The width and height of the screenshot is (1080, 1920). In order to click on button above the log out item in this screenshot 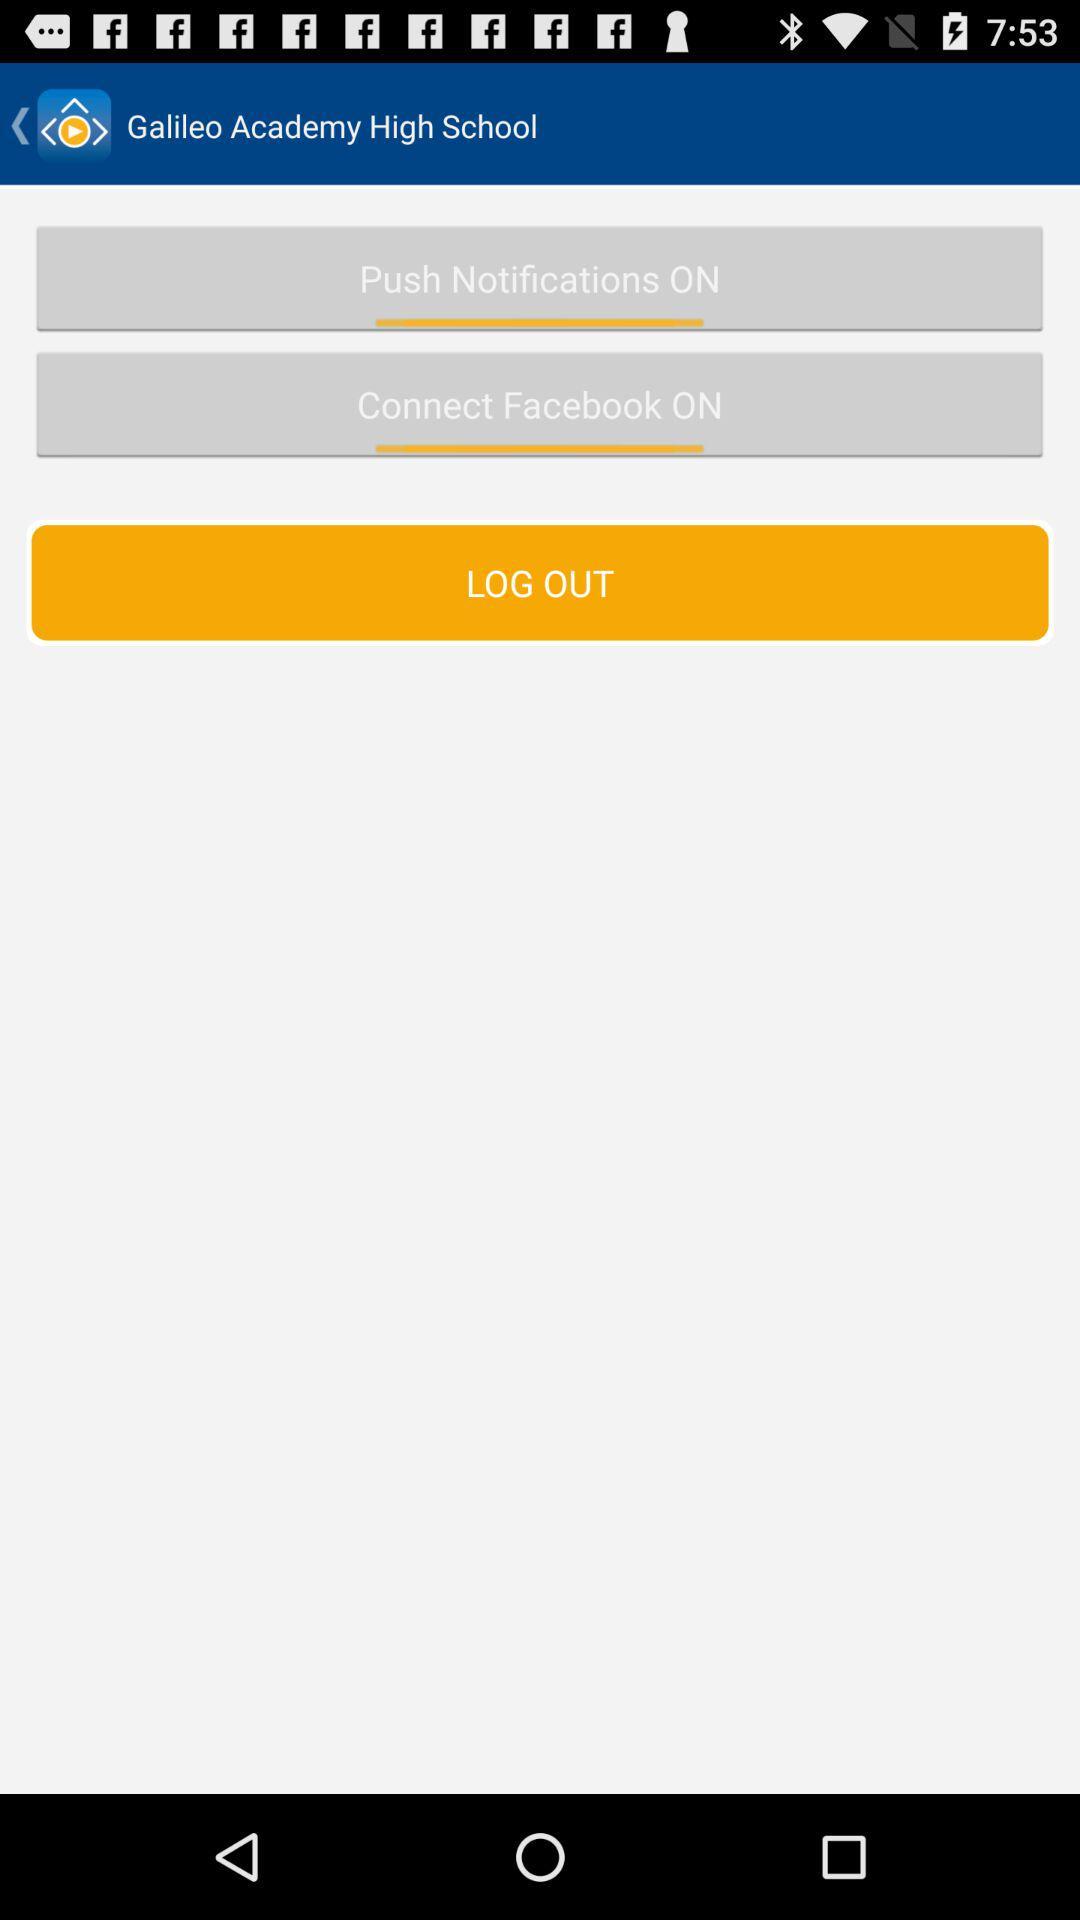, I will do `click(540, 403)`.